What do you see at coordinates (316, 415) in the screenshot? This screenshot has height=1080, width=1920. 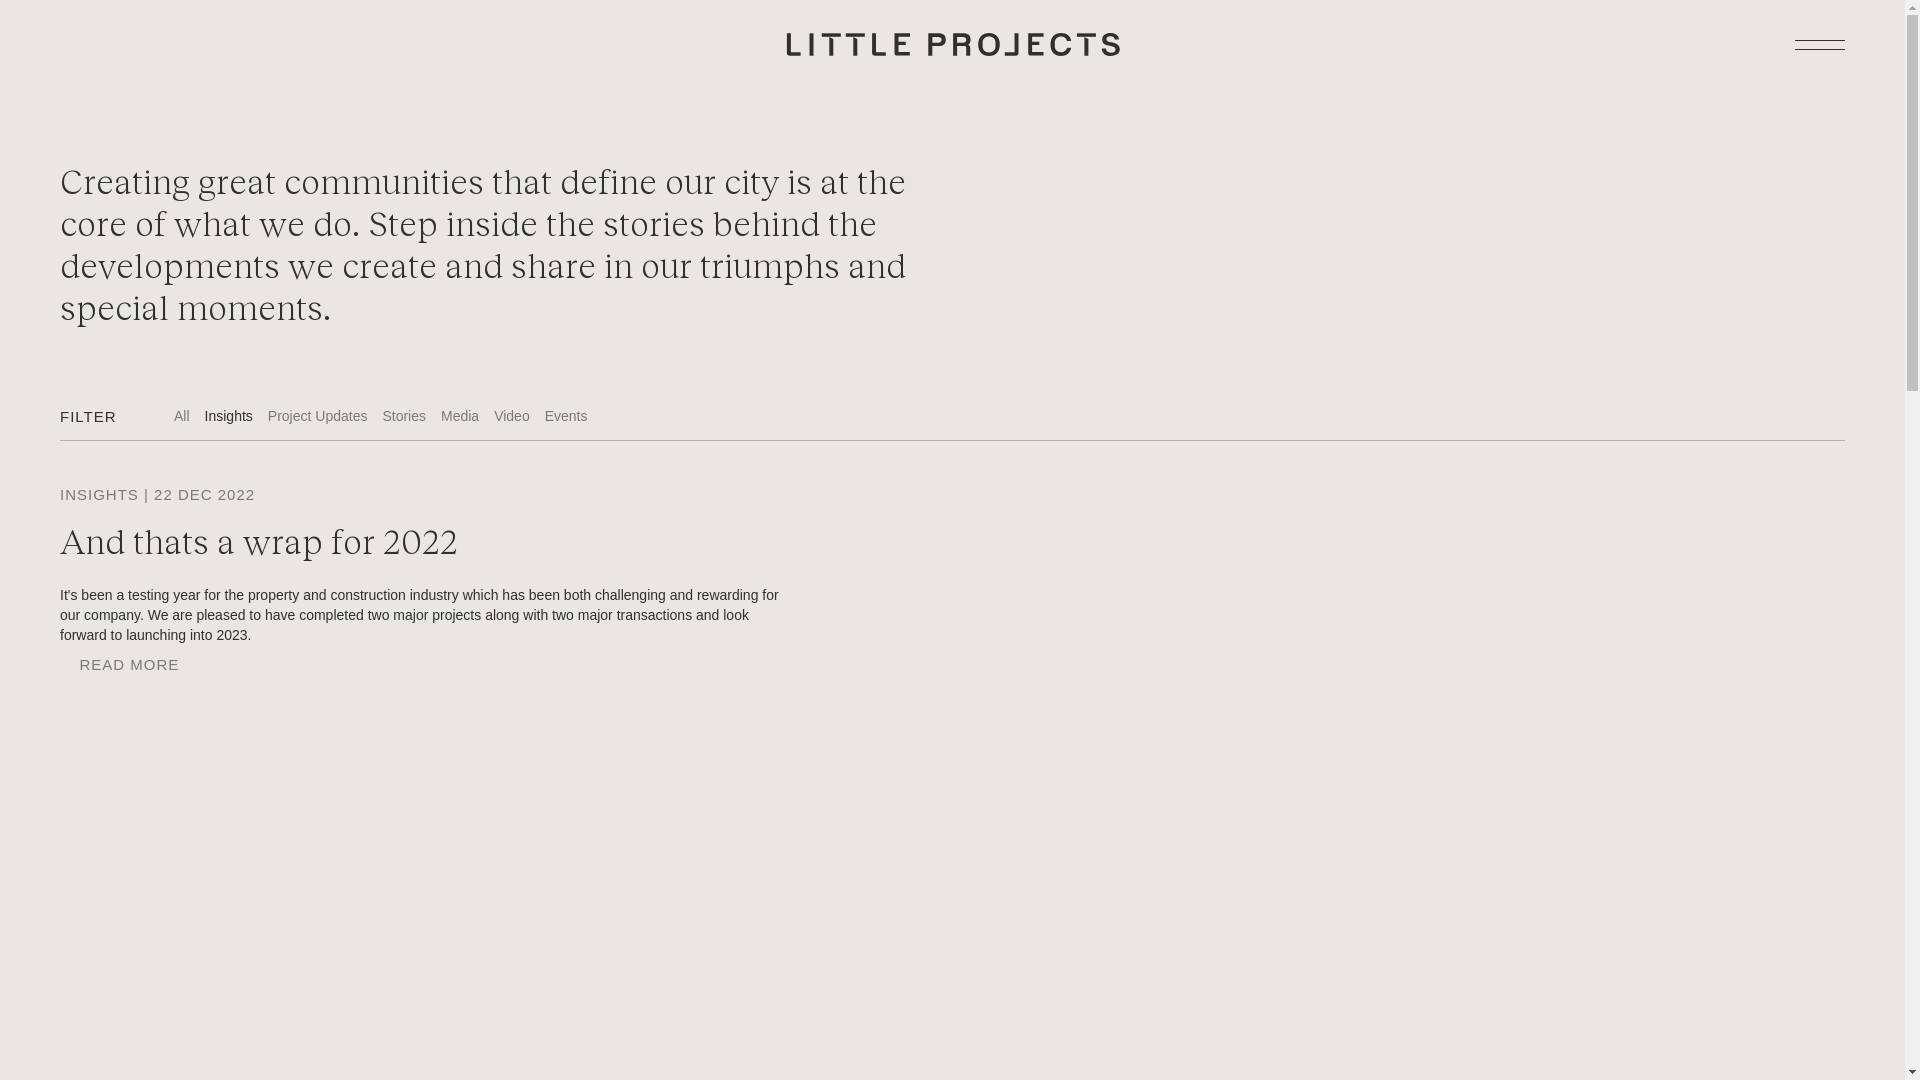 I see `'Project Updates'` at bounding box center [316, 415].